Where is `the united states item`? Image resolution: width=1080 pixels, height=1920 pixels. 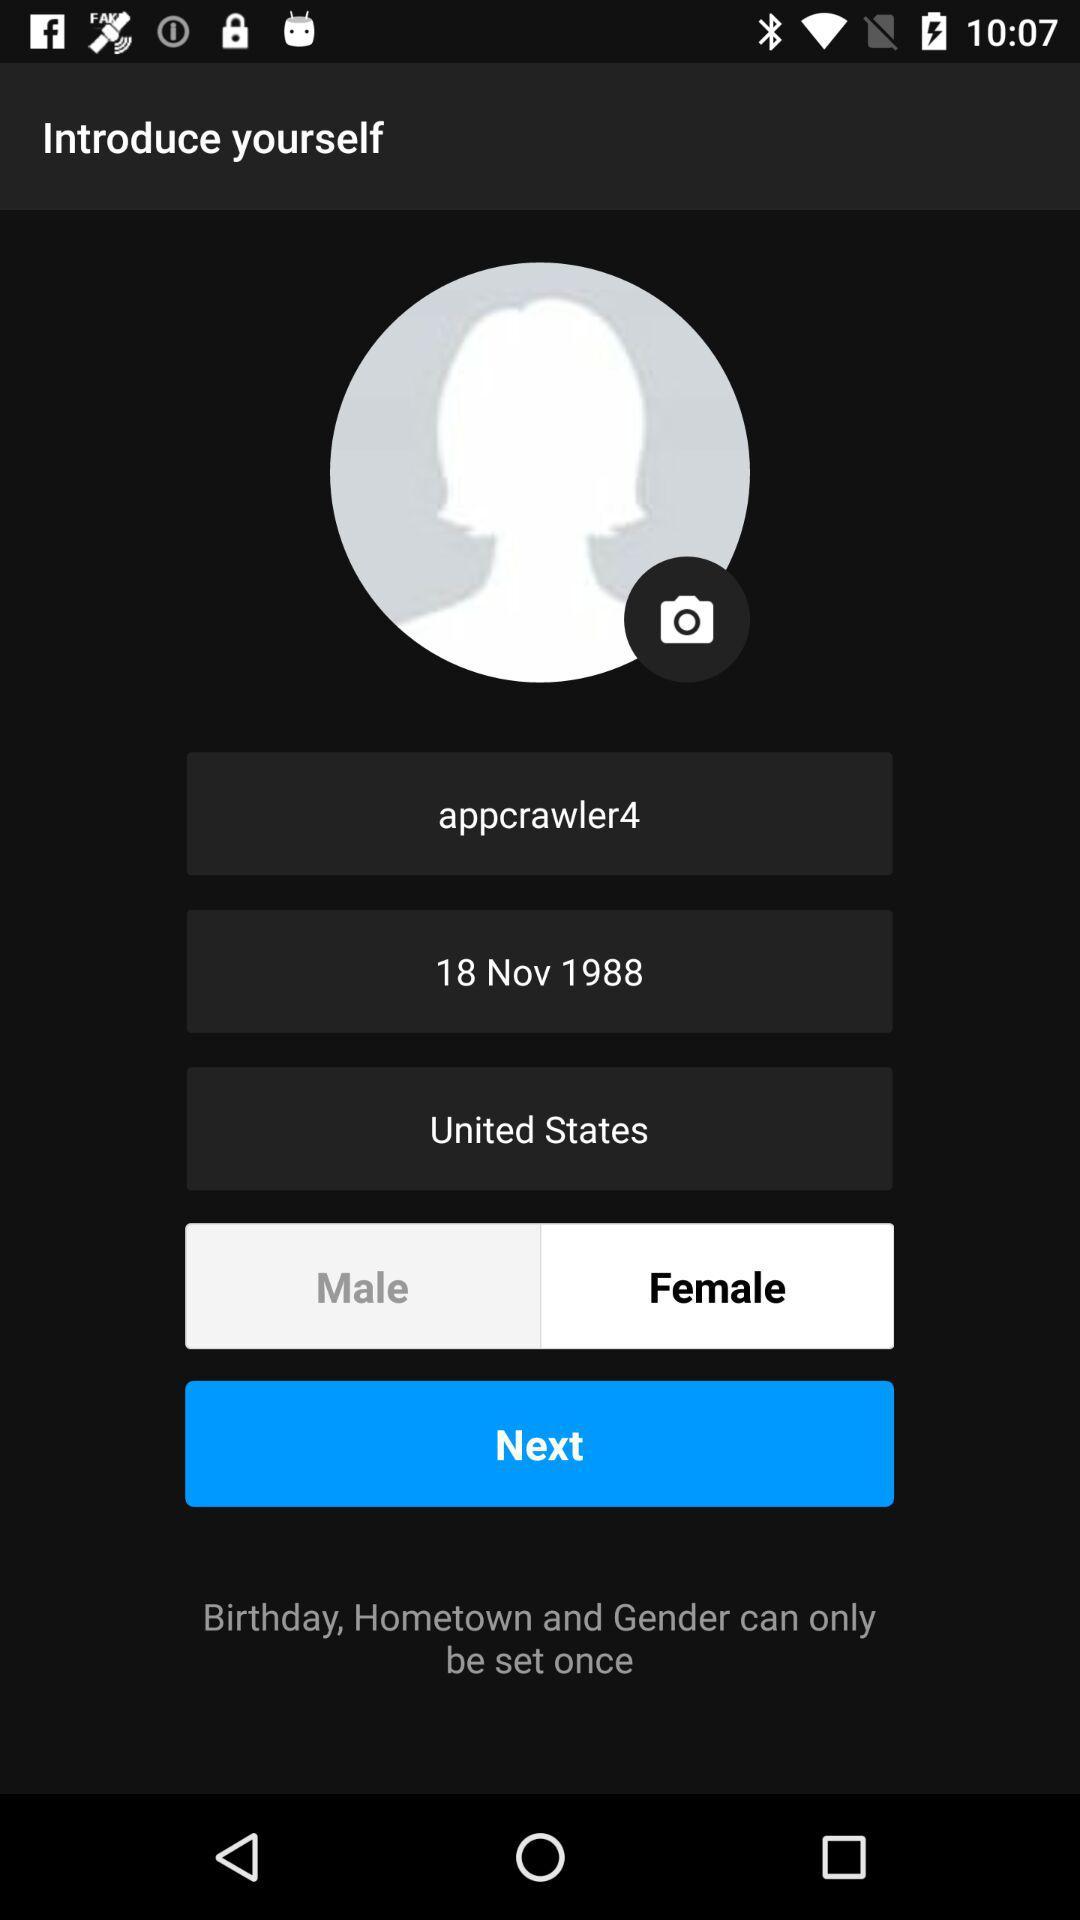
the united states item is located at coordinates (538, 1128).